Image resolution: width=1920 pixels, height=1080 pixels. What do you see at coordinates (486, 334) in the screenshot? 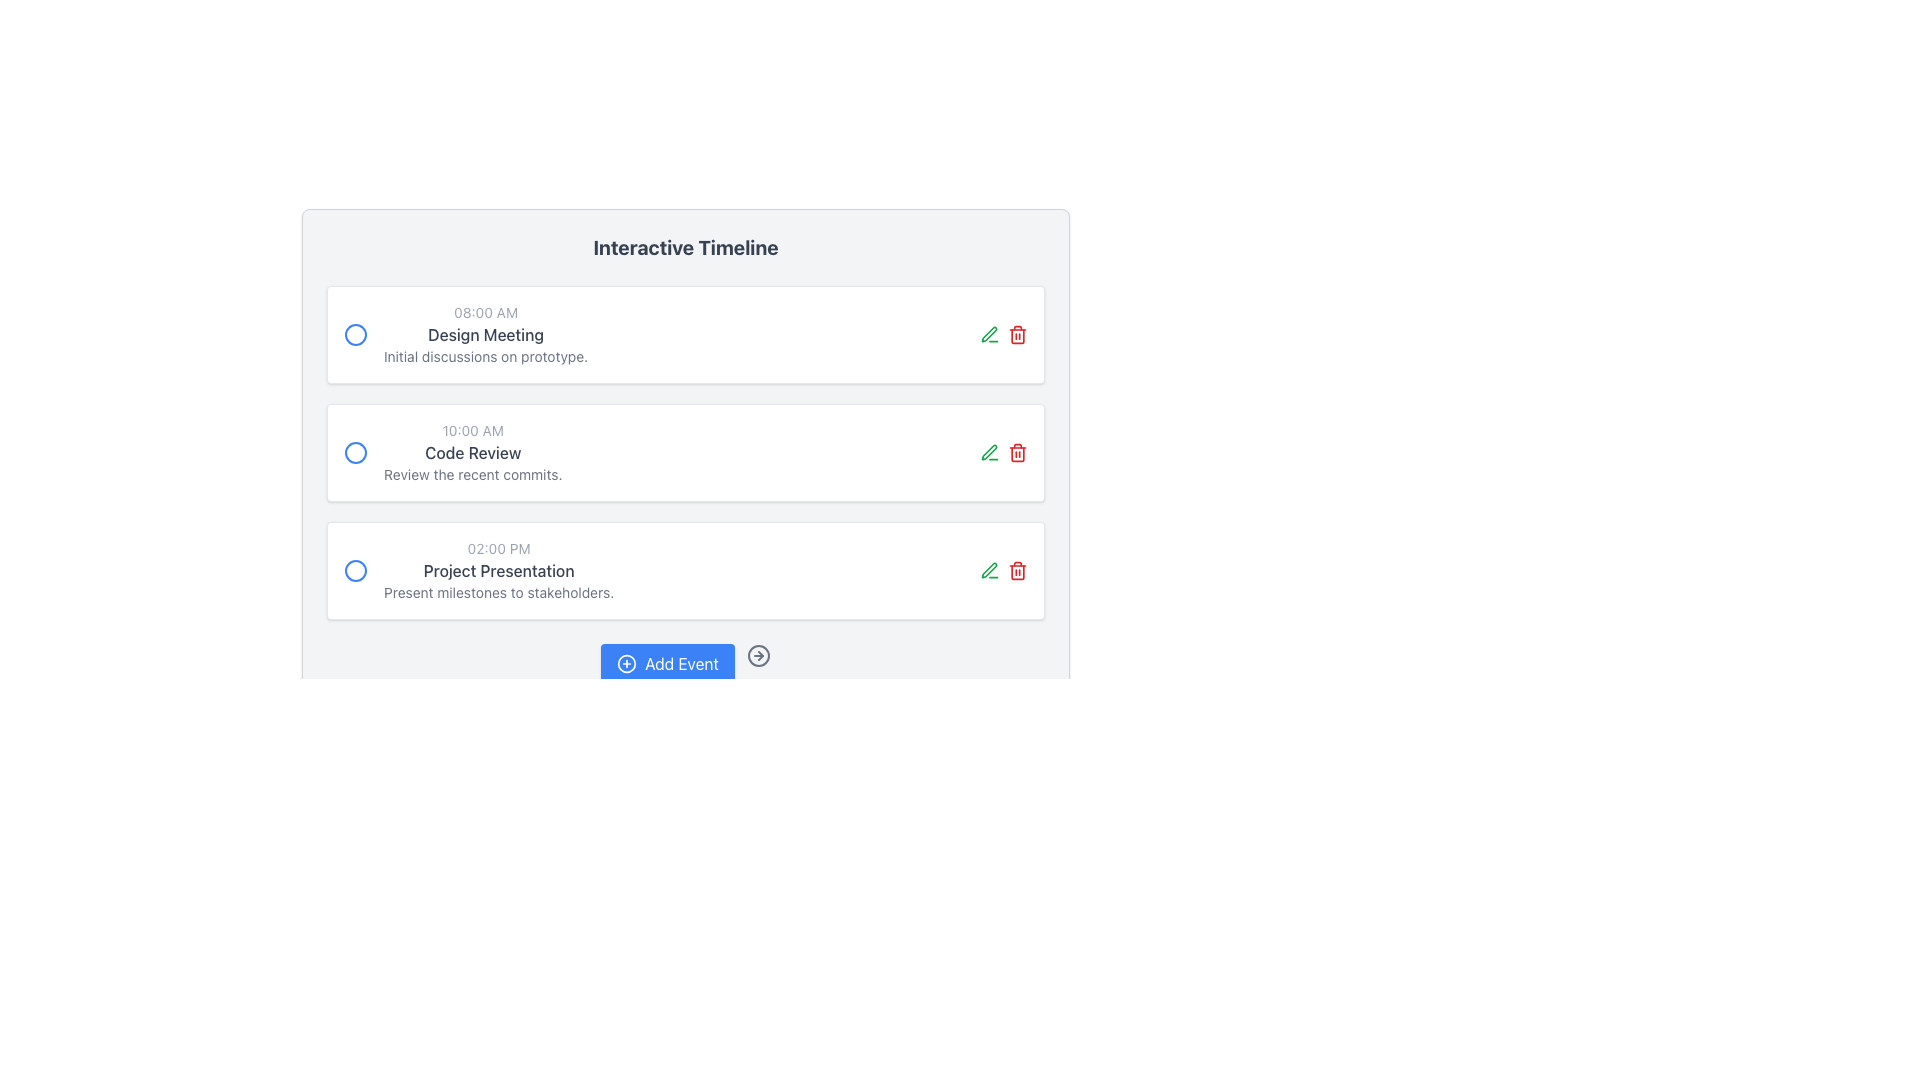
I see `text label that describes the event scheduled at 08:00 AM, which is located in the event block for '08:00 AM Design Meeting'` at bounding box center [486, 334].